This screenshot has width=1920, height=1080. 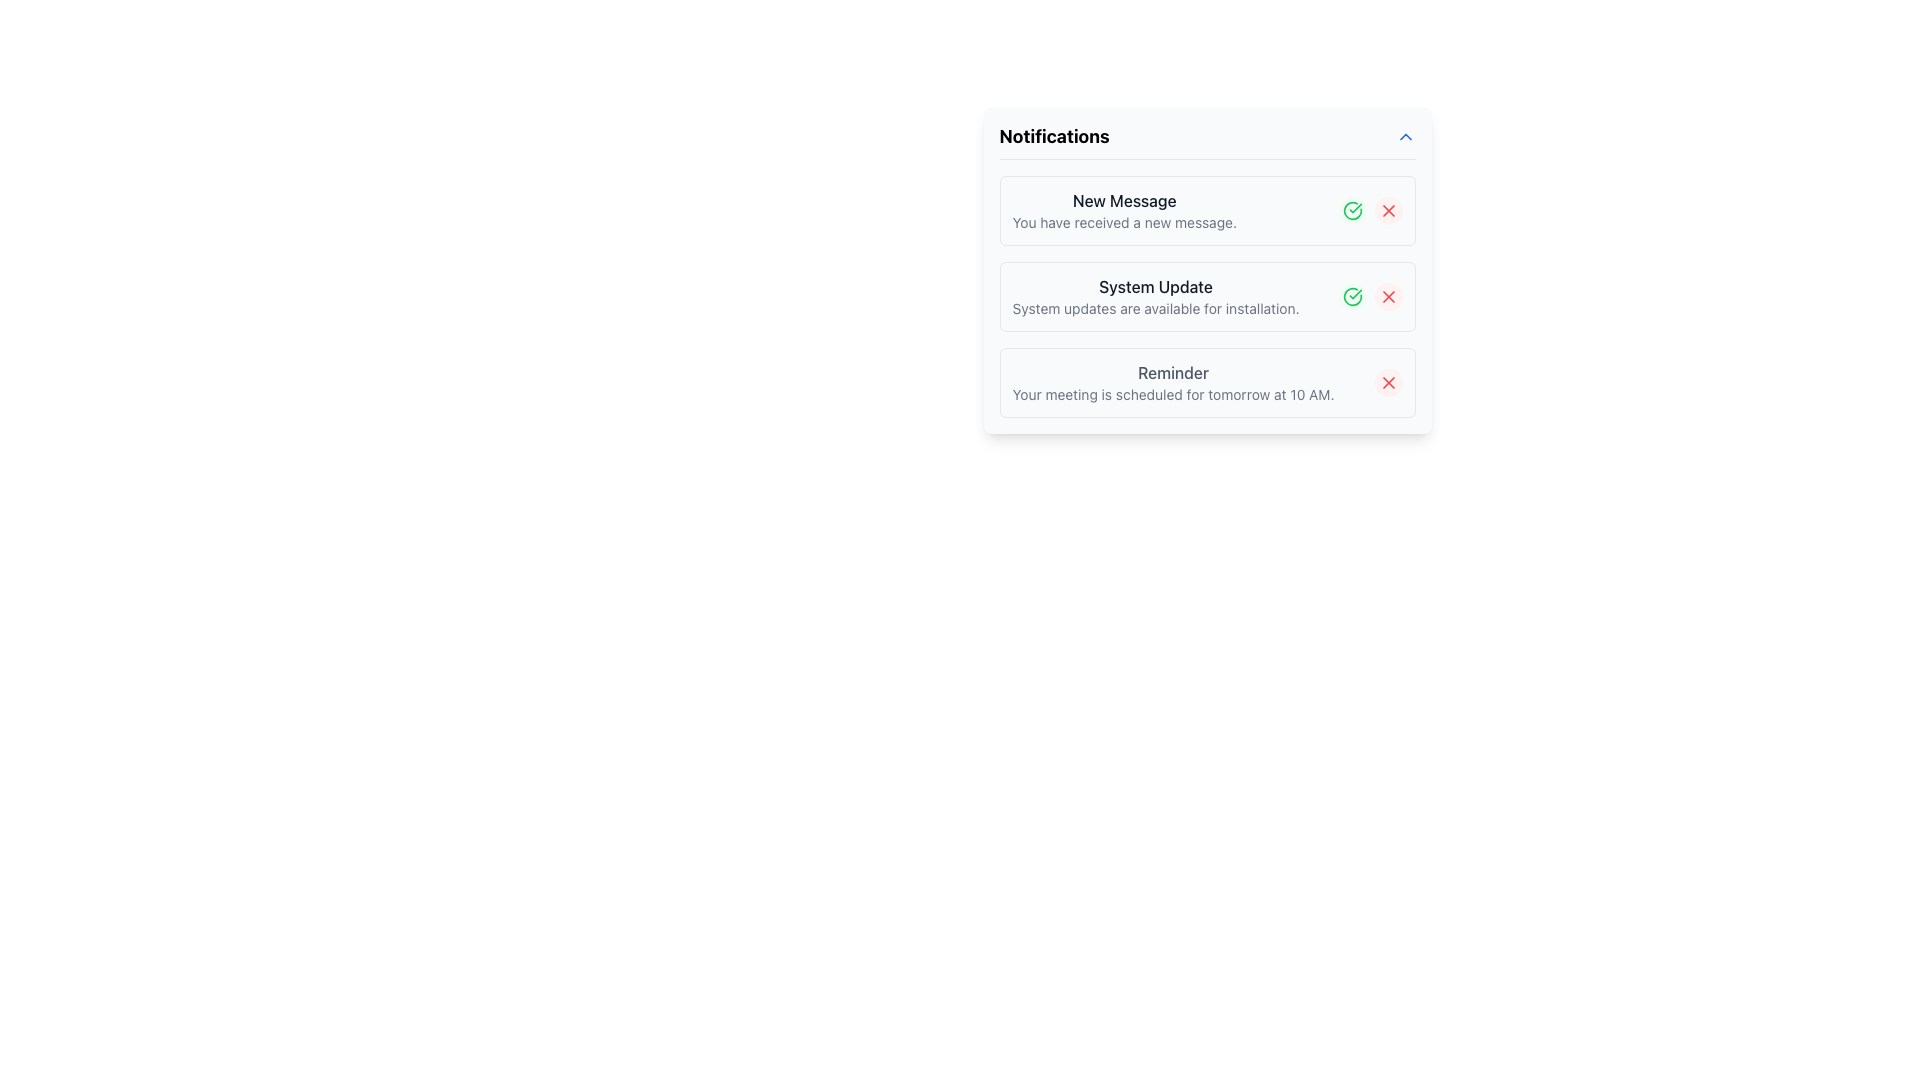 What do you see at coordinates (1206, 297) in the screenshot?
I see `text content of the Notification Card located centrally in the vertical stack of notifications, positioned between 'New Message' and 'Reminder'` at bounding box center [1206, 297].